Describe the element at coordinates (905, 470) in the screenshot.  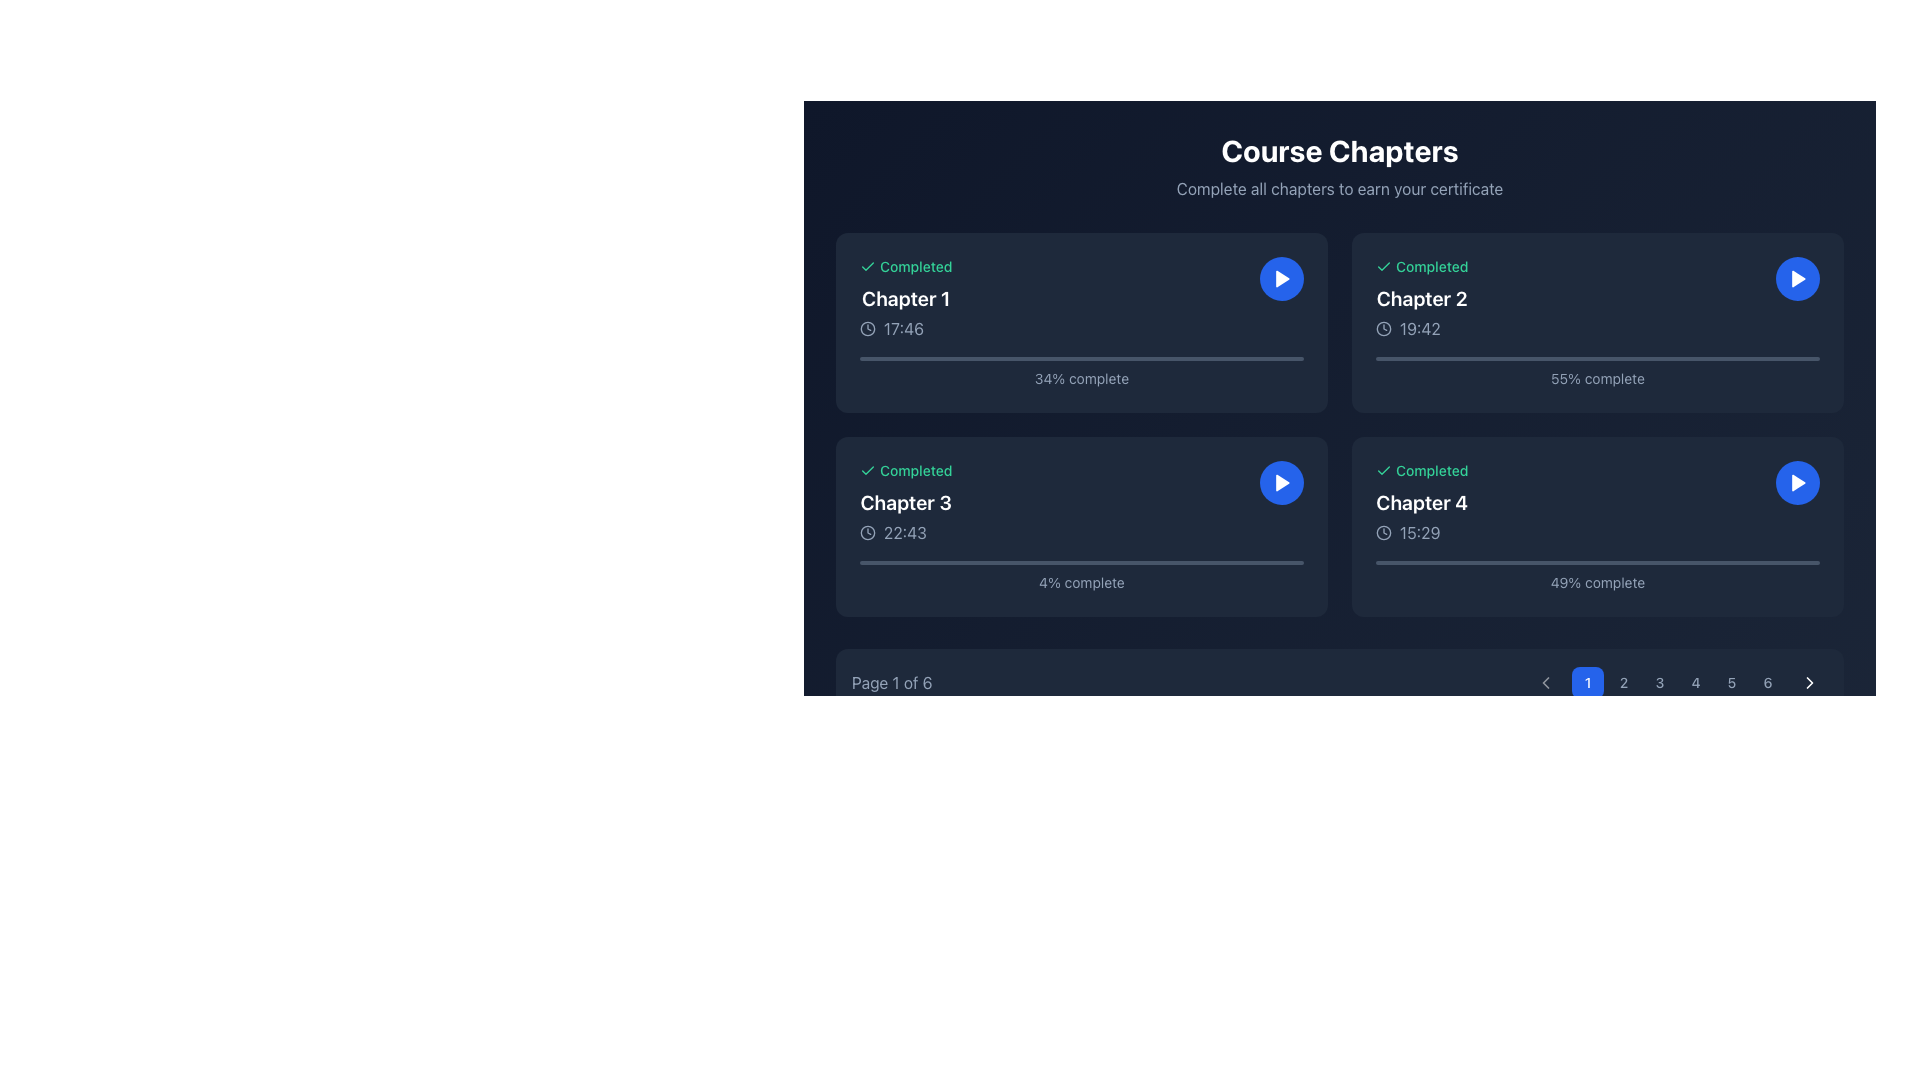
I see `the Status label indicating 'Completed' with a green font and a green checkmark icon, located in the top-left corner of the 'Chapter 3' box` at that location.